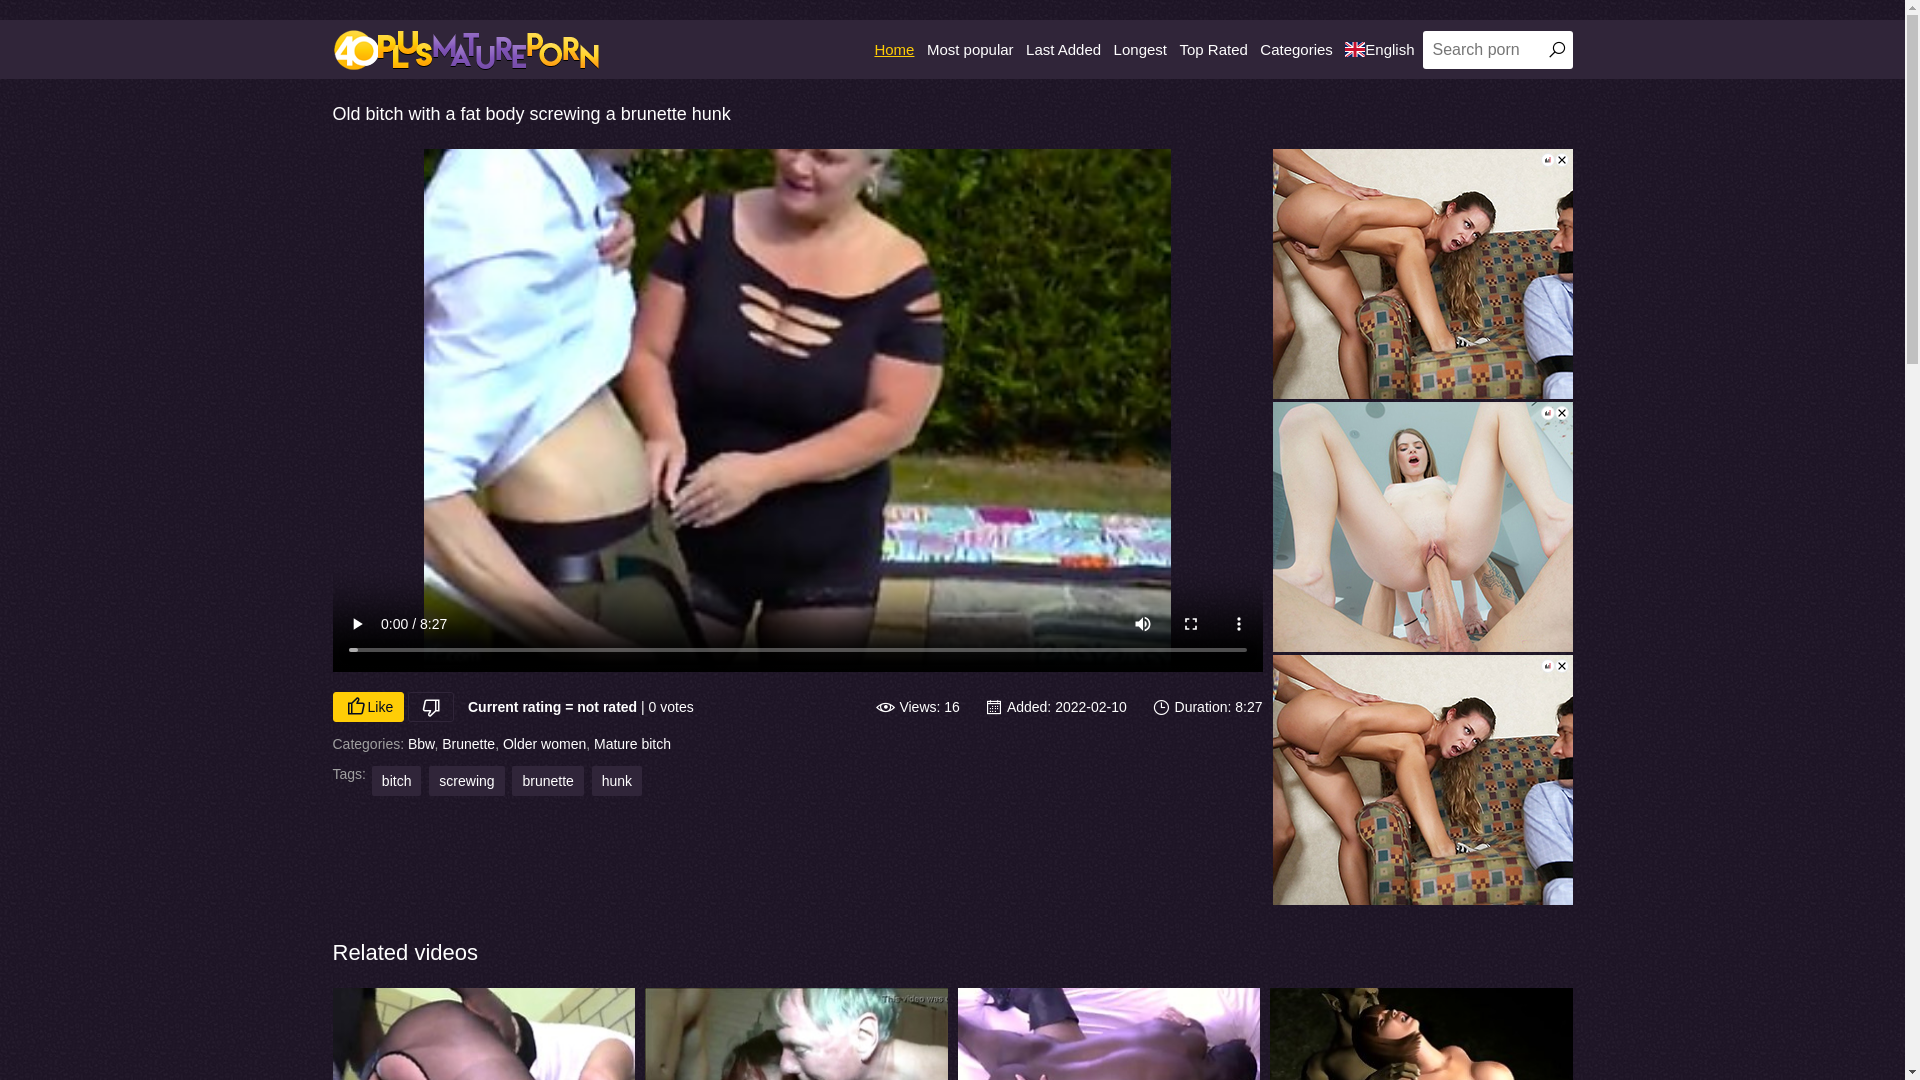 The width and height of the screenshot is (1920, 1080). Describe the element at coordinates (873, 49) in the screenshot. I see `'Home'` at that location.